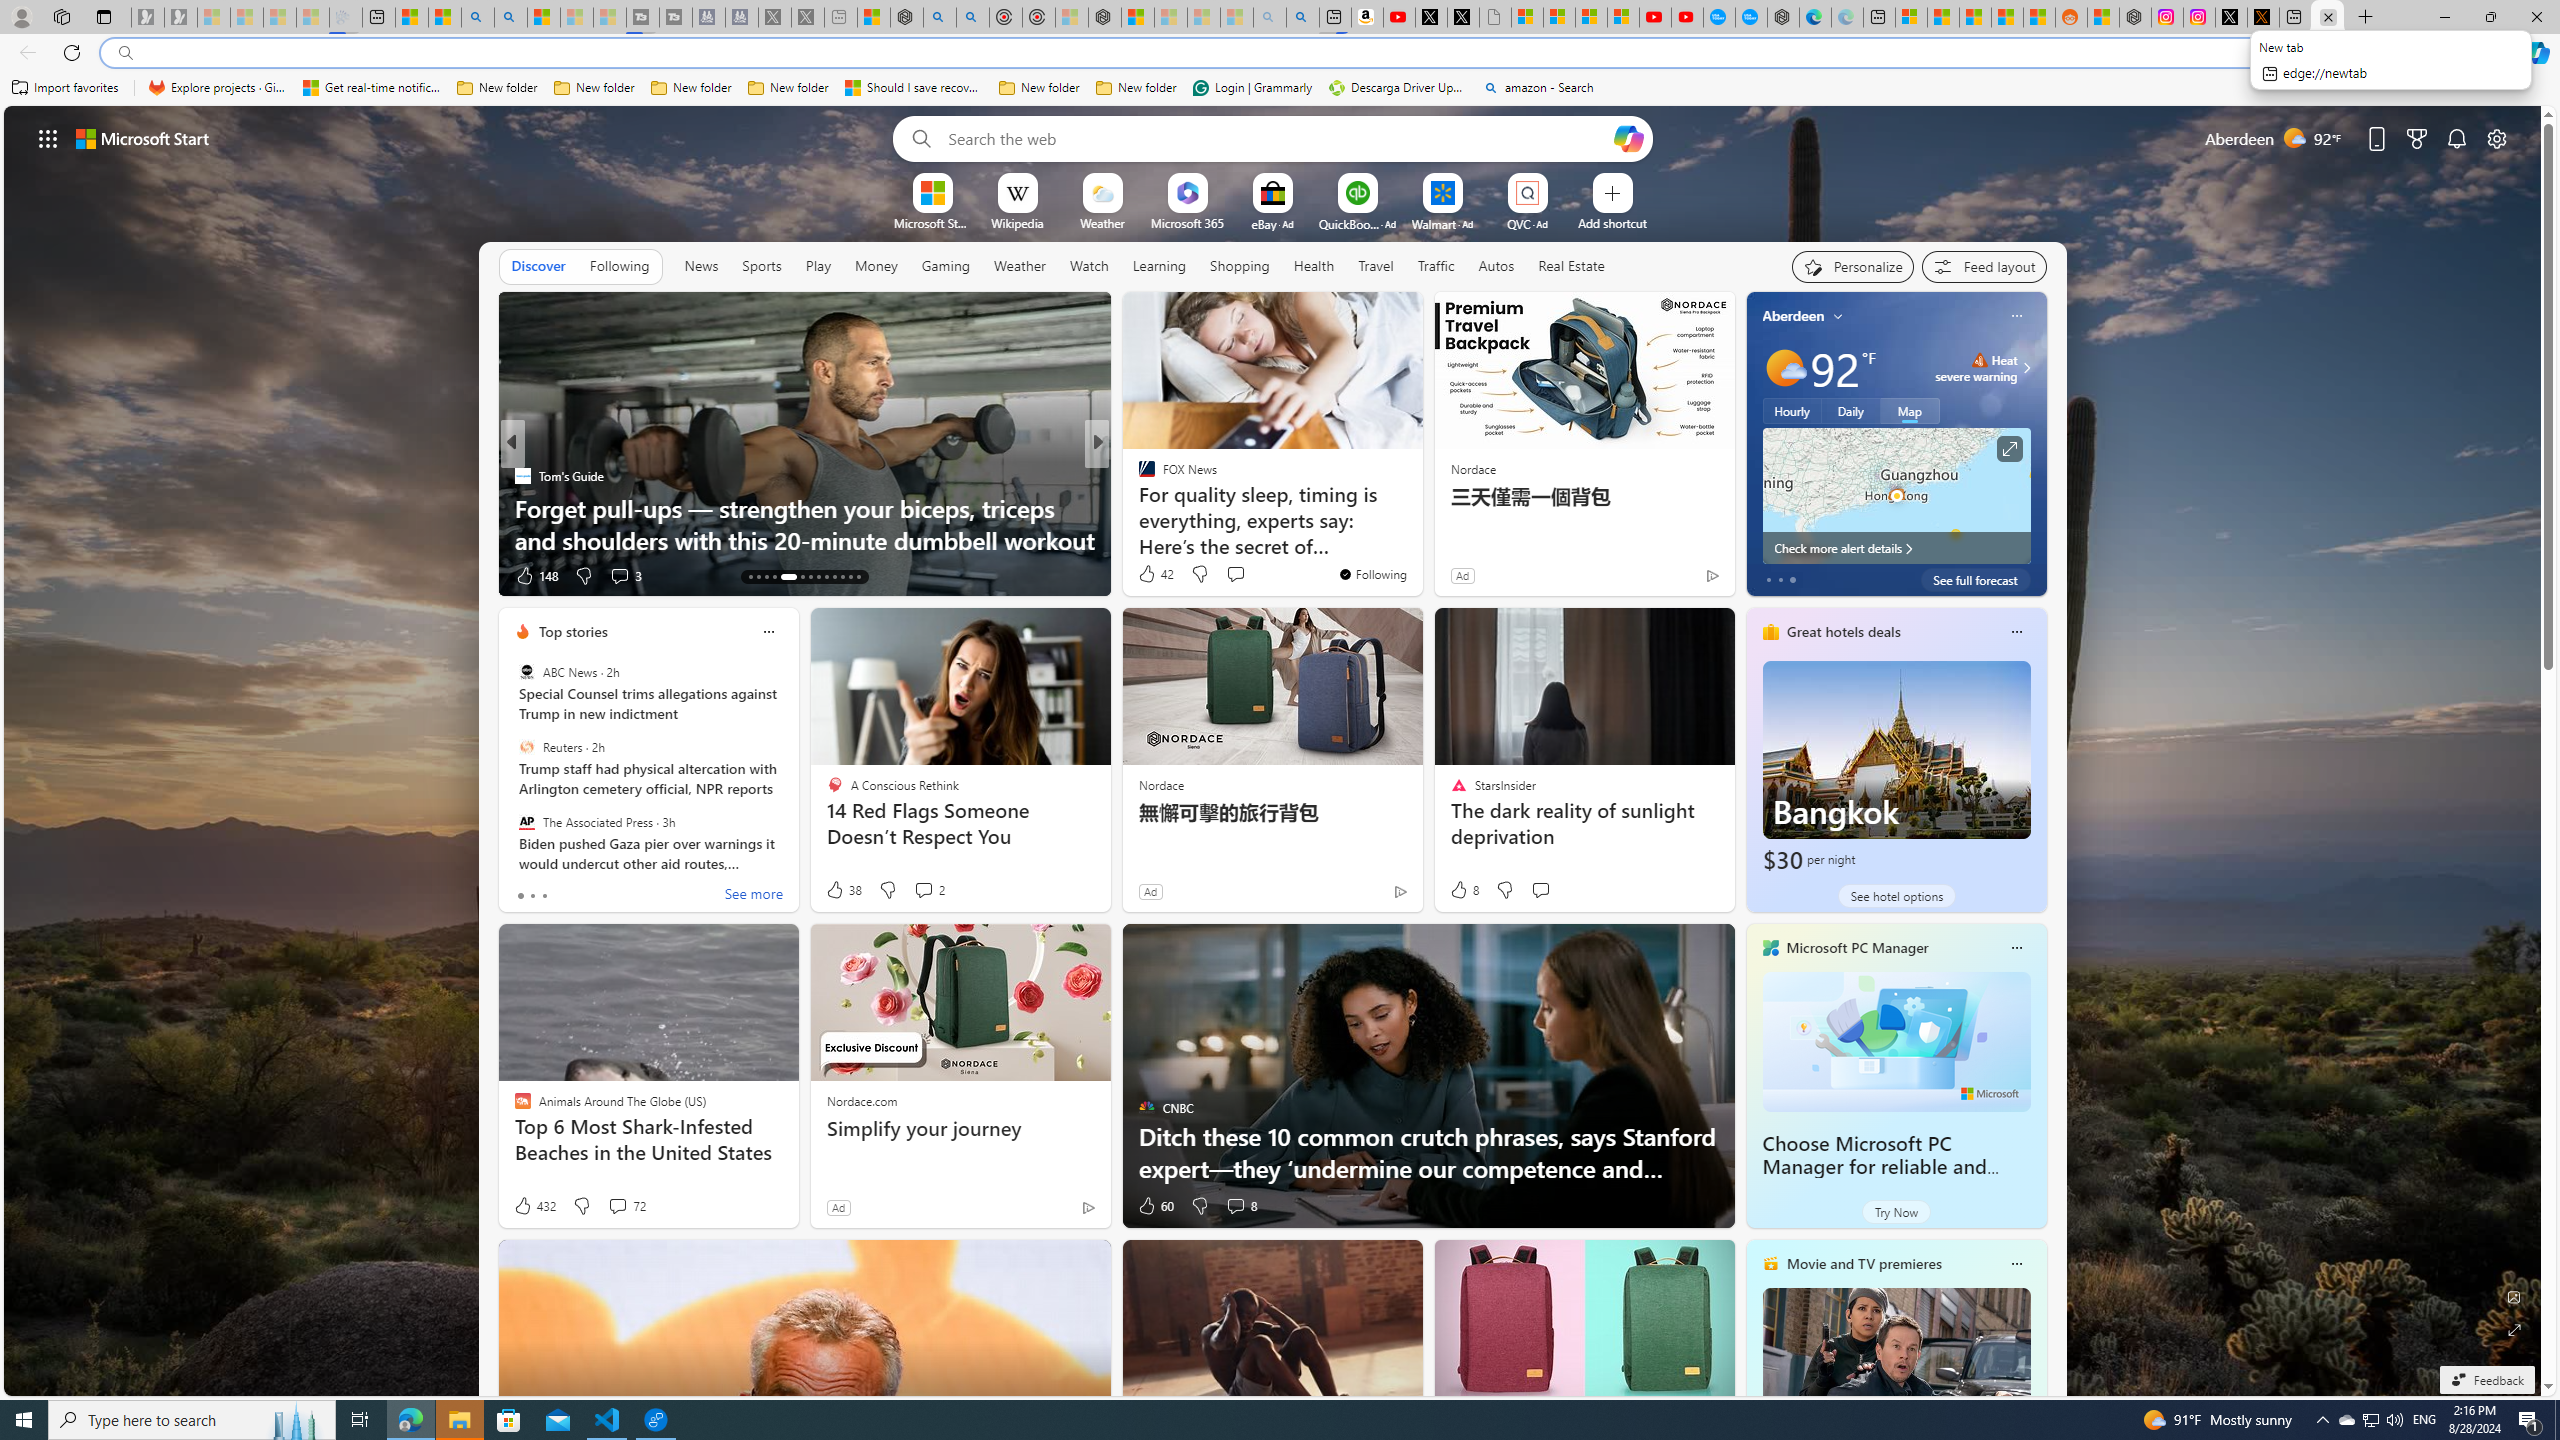  What do you see at coordinates (1895, 1210) in the screenshot?
I see `'Try Now'` at bounding box center [1895, 1210].